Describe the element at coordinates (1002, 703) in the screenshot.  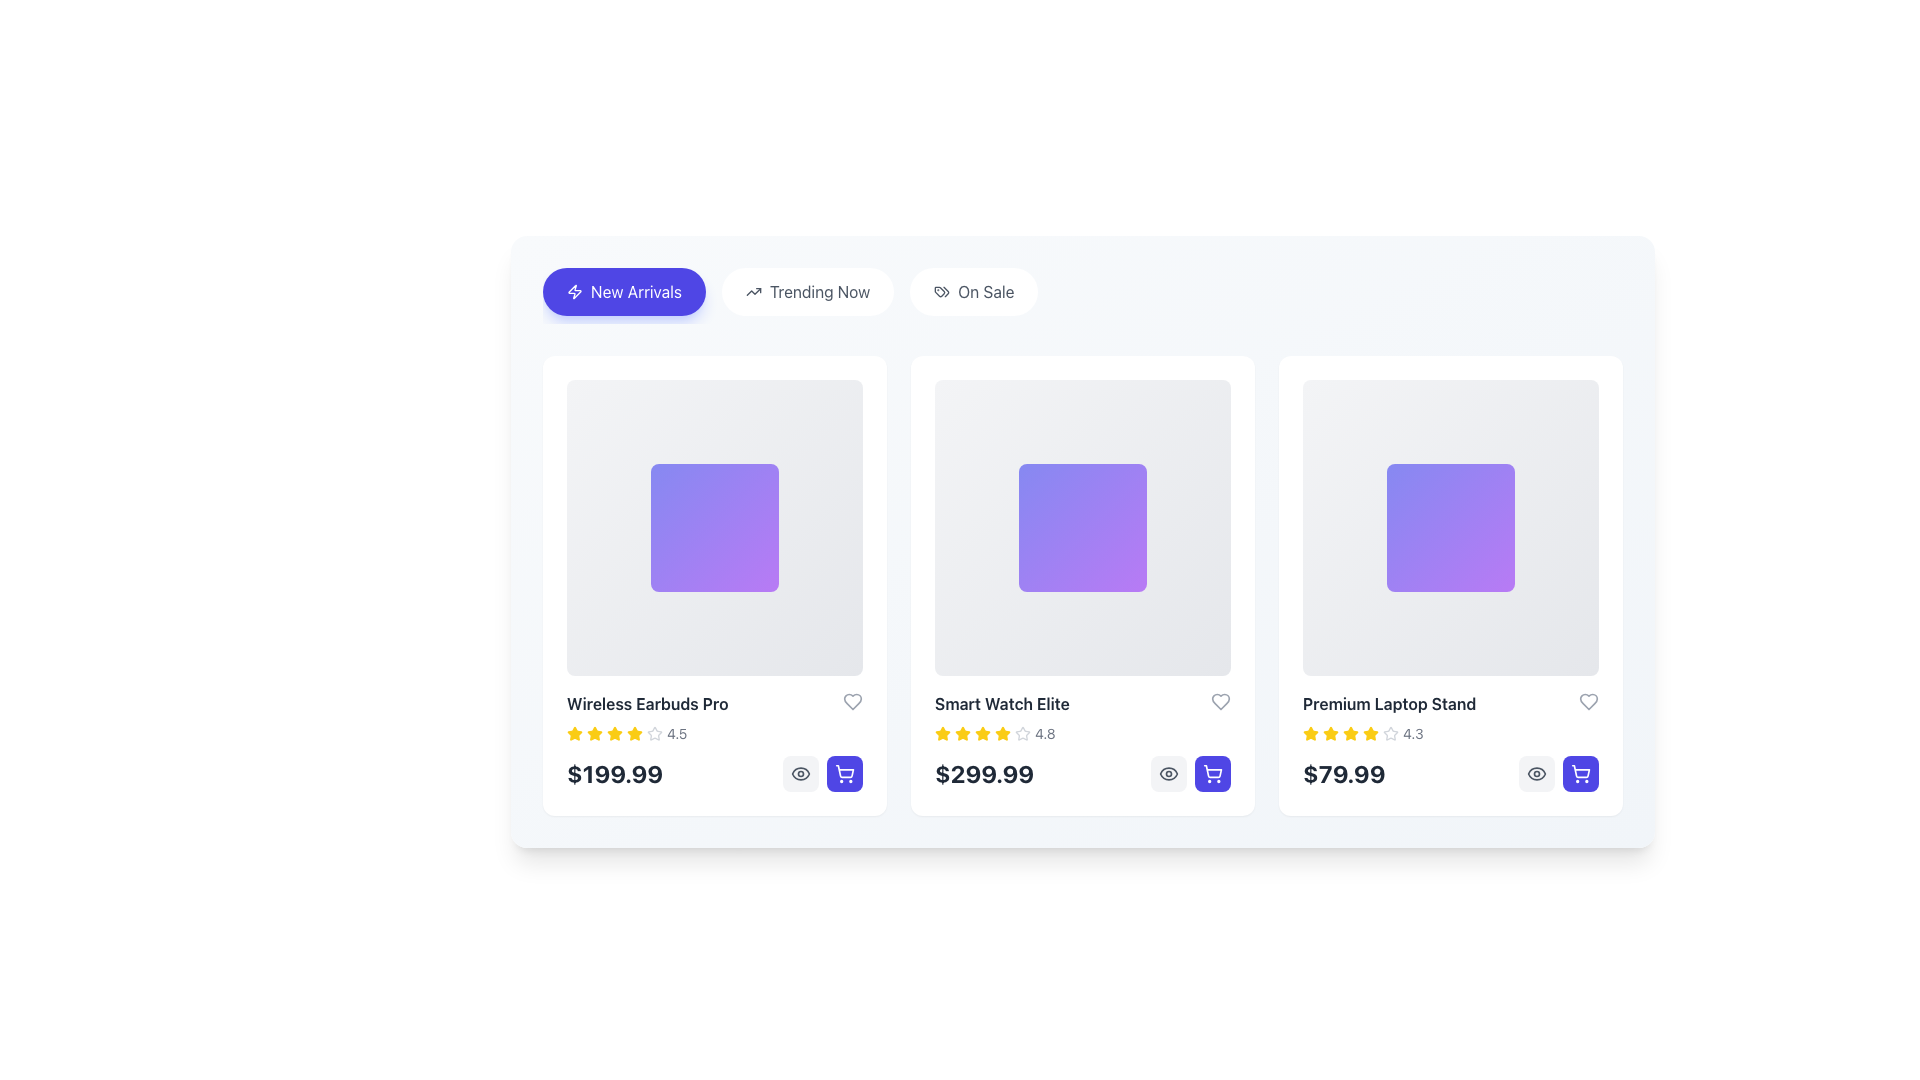
I see `the 'Smart Watch Elite' label` at that location.